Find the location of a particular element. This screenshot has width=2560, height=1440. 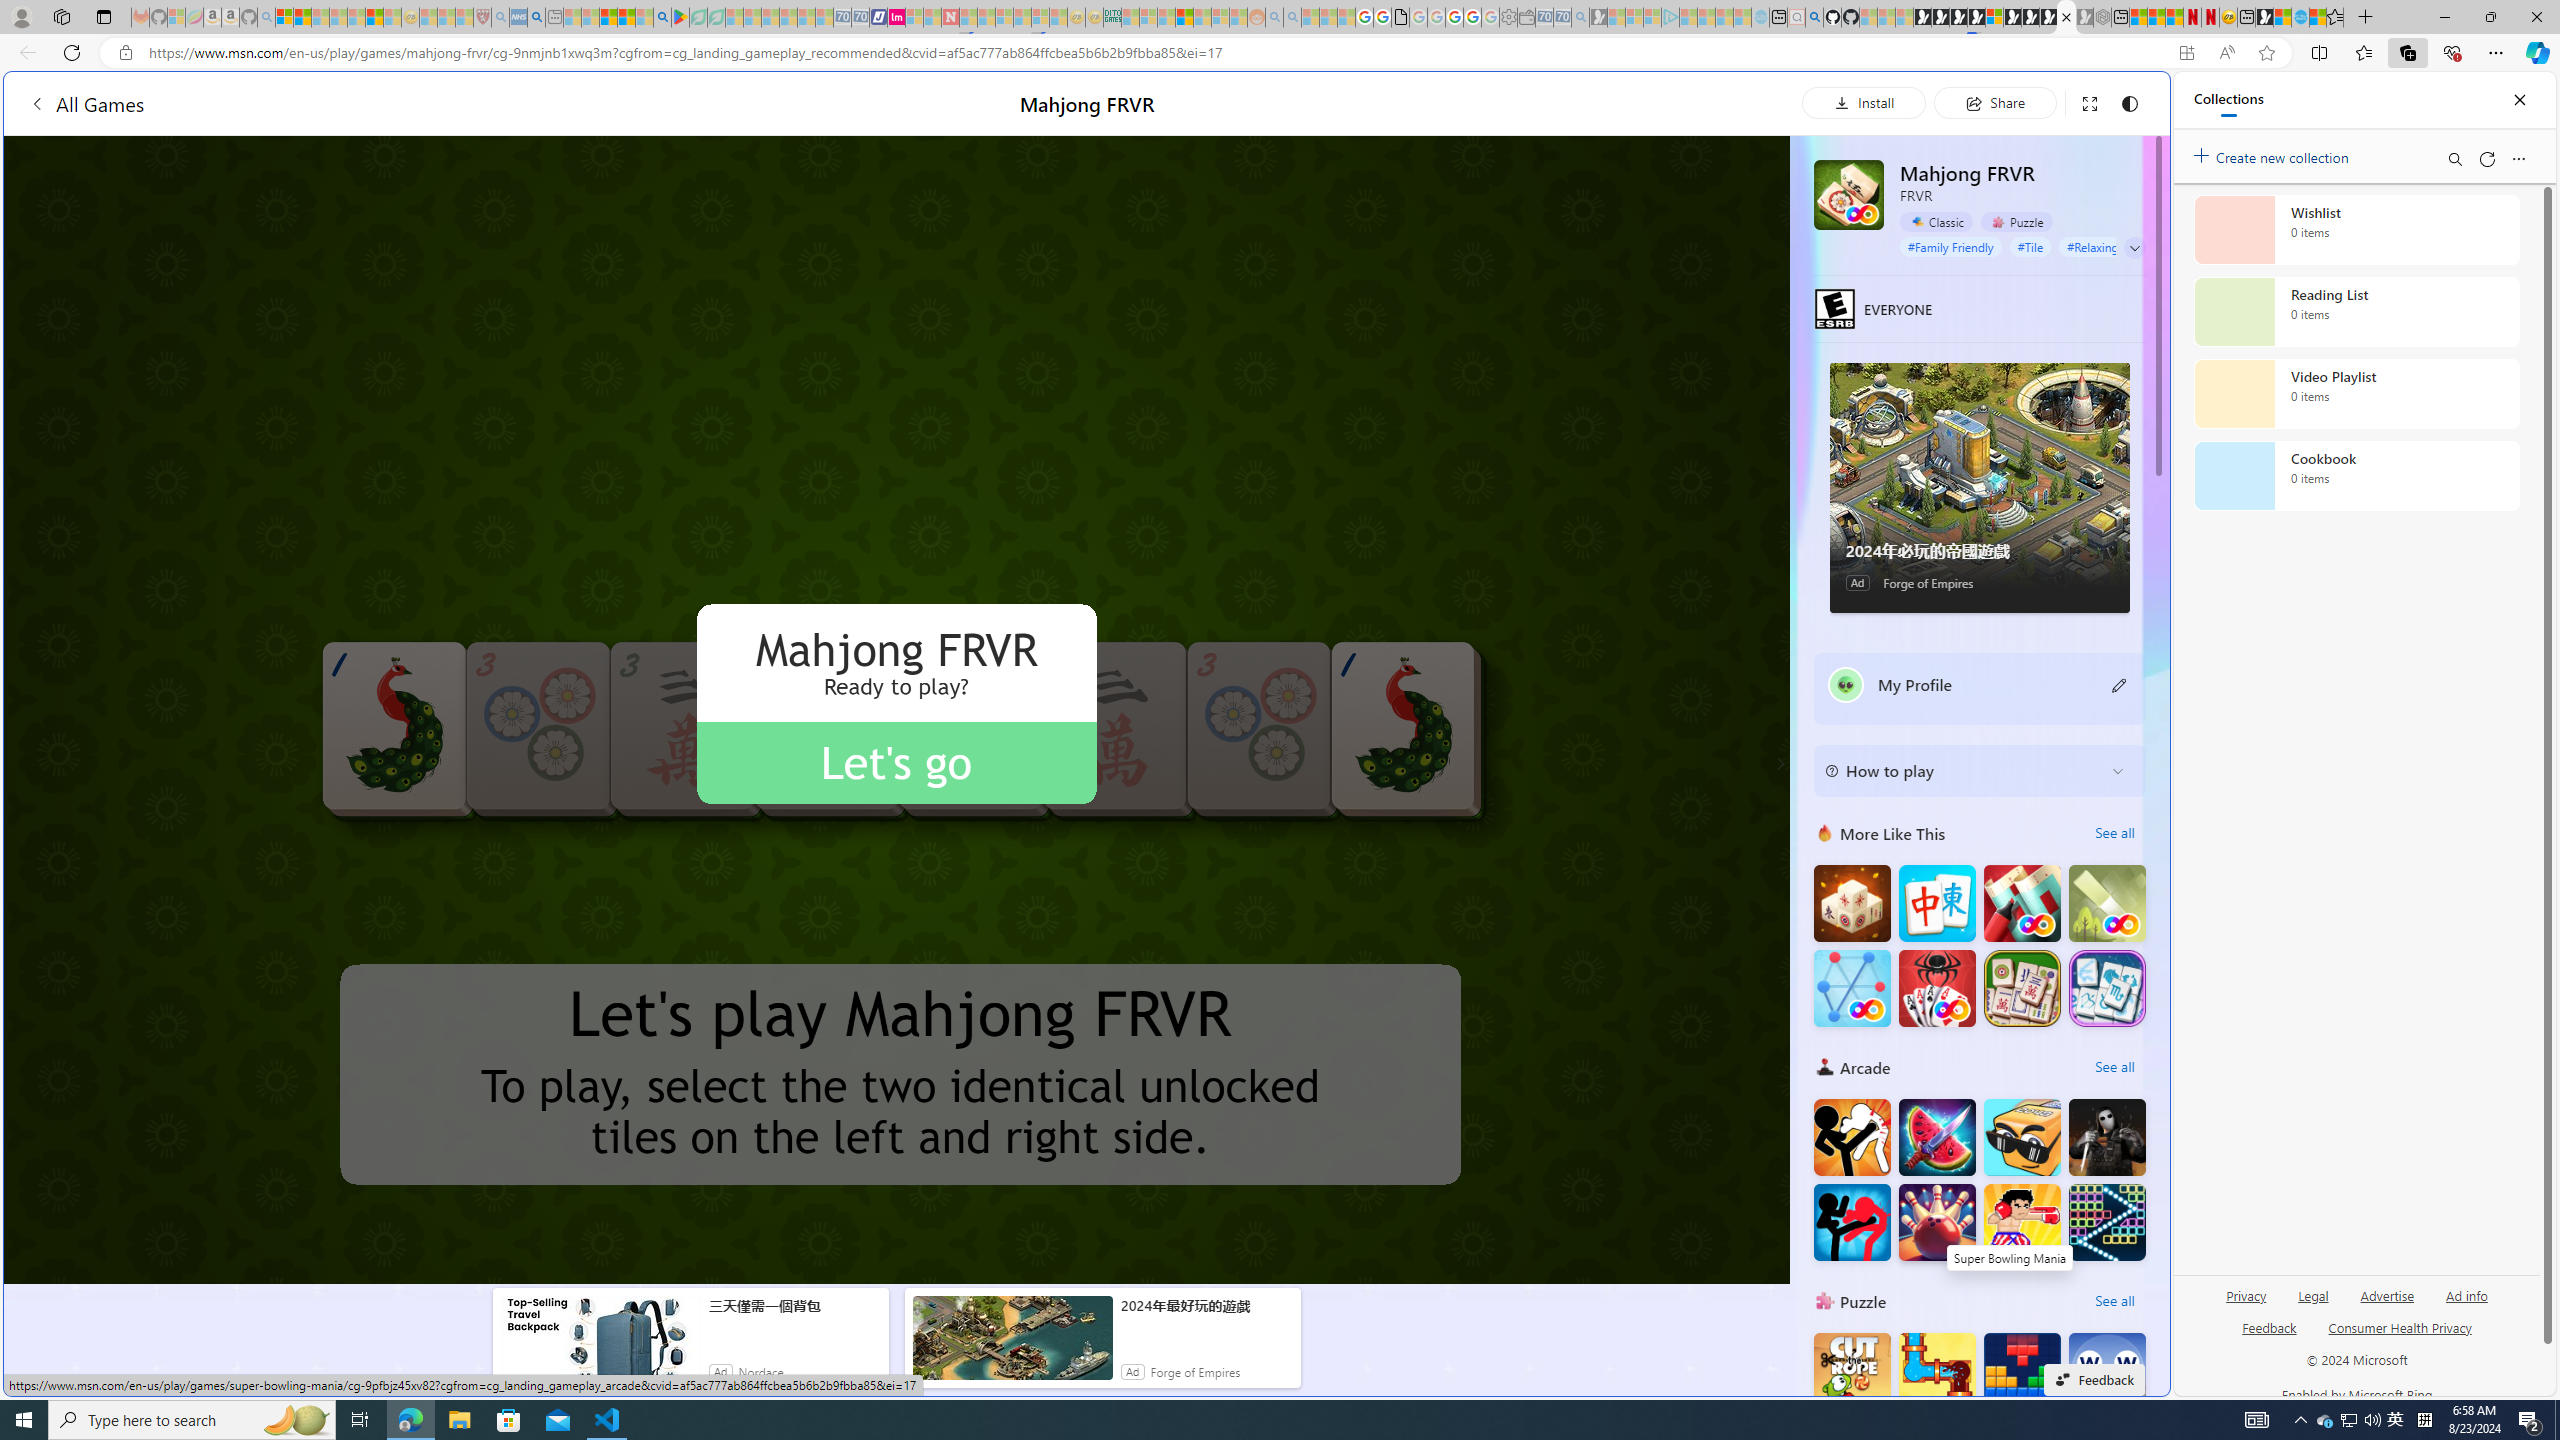

'#Family Friendly' is located at coordinates (1949, 245).